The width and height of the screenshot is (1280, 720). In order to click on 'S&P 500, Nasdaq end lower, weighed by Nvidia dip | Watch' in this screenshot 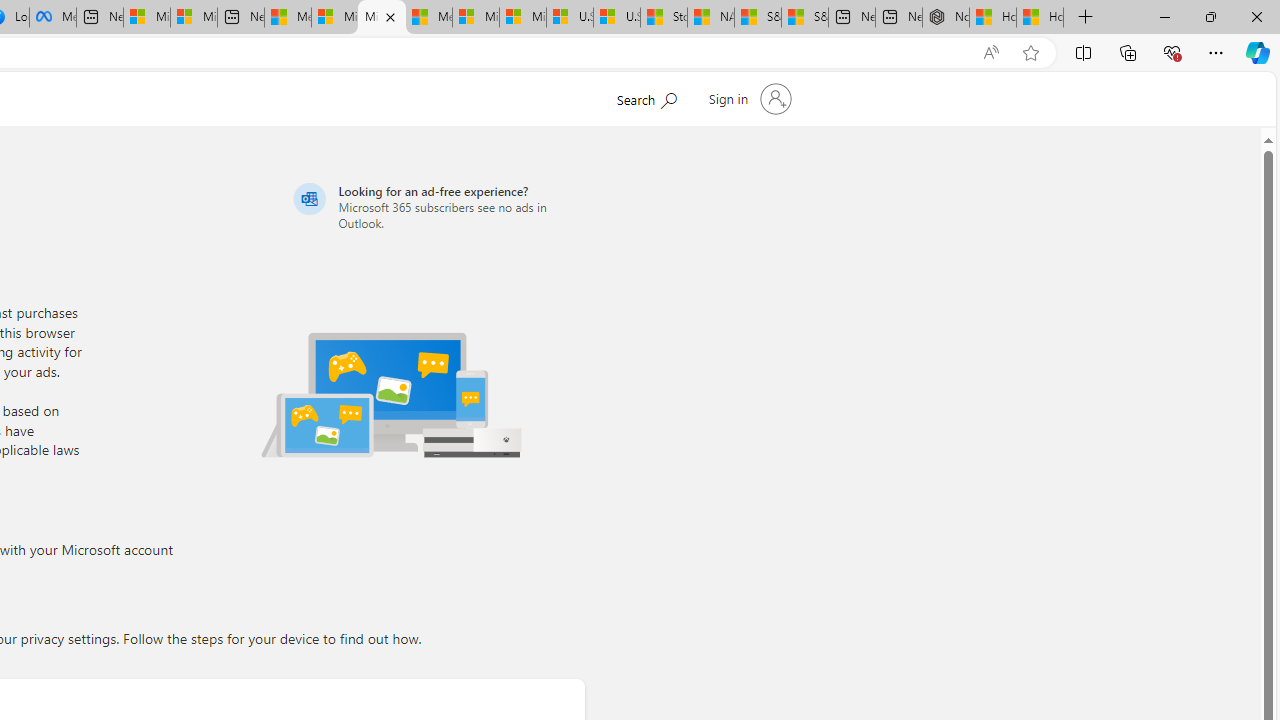, I will do `click(805, 17)`.